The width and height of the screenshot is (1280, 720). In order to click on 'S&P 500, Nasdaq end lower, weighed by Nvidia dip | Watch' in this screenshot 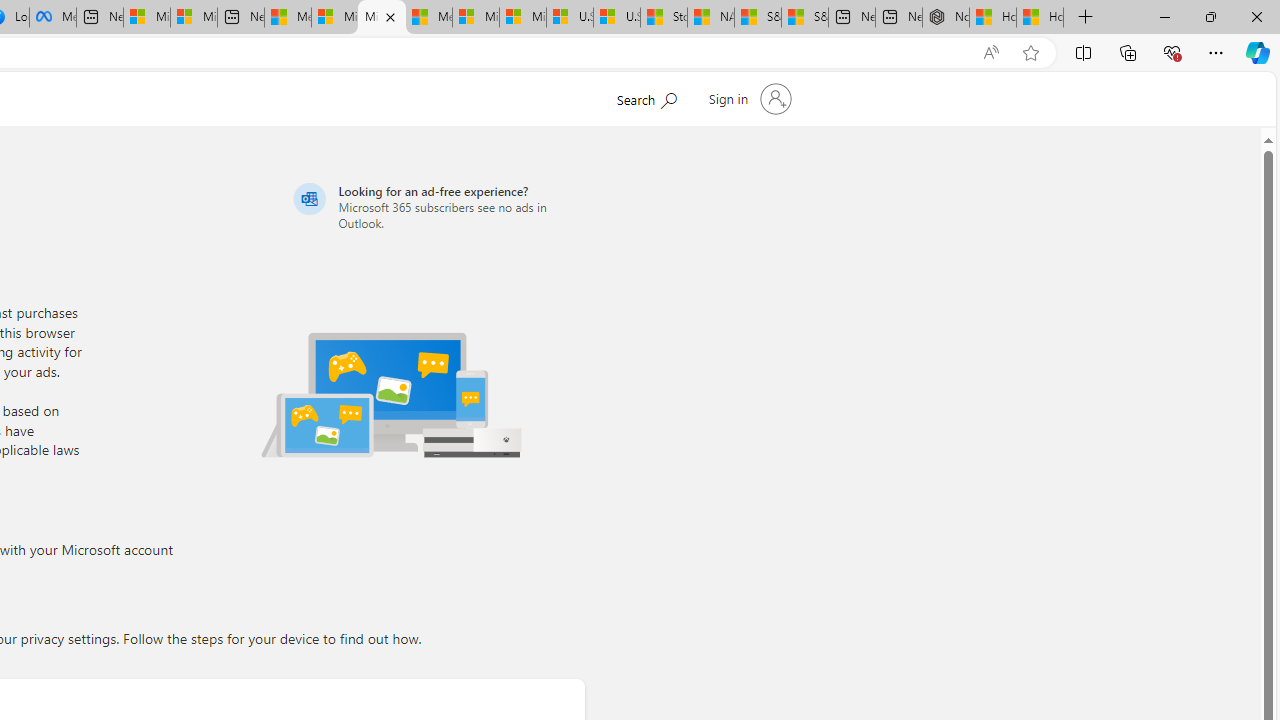, I will do `click(805, 17)`.